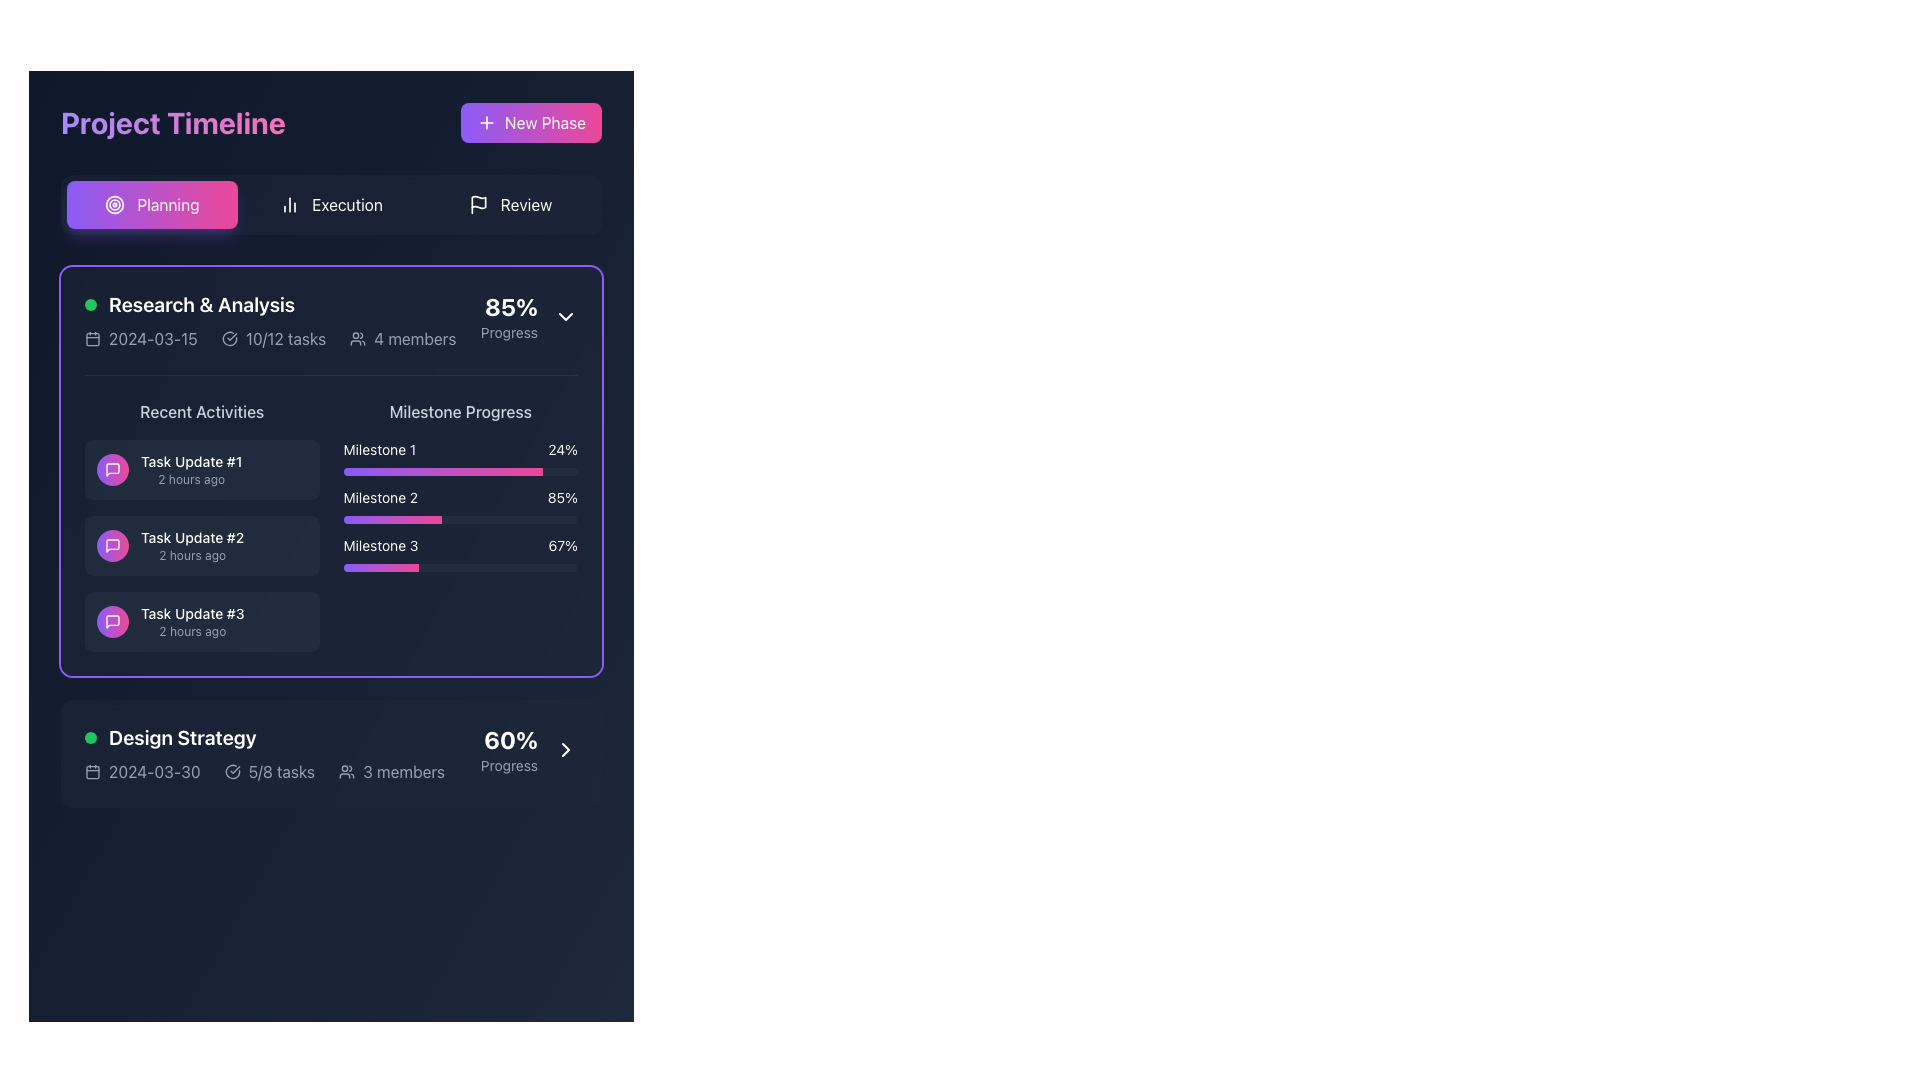 The height and width of the screenshot is (1080, 1920). Describe the element at coordinates (153, 770) in the screenshot. I see `the Text label displaying the date related to the 'Design Strategy' section, which is located to the right of a calendar icon and above other textual details` at that location.